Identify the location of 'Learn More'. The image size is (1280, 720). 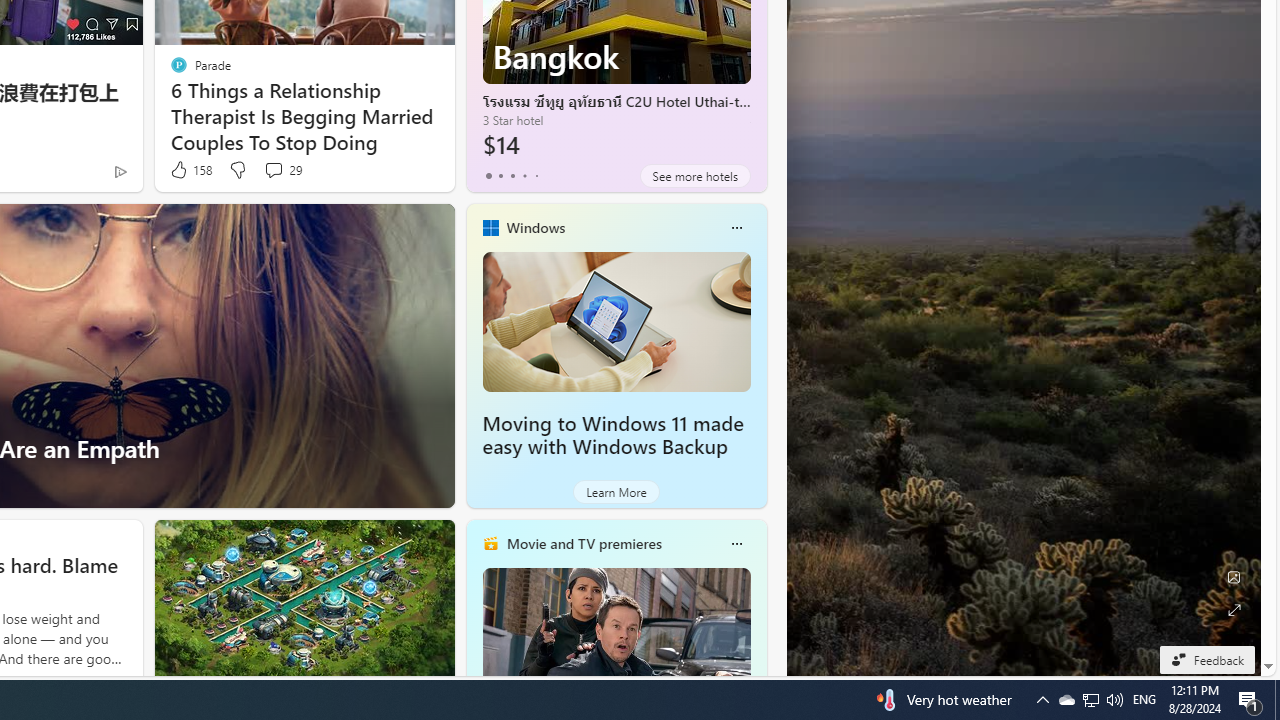
(615, 492).